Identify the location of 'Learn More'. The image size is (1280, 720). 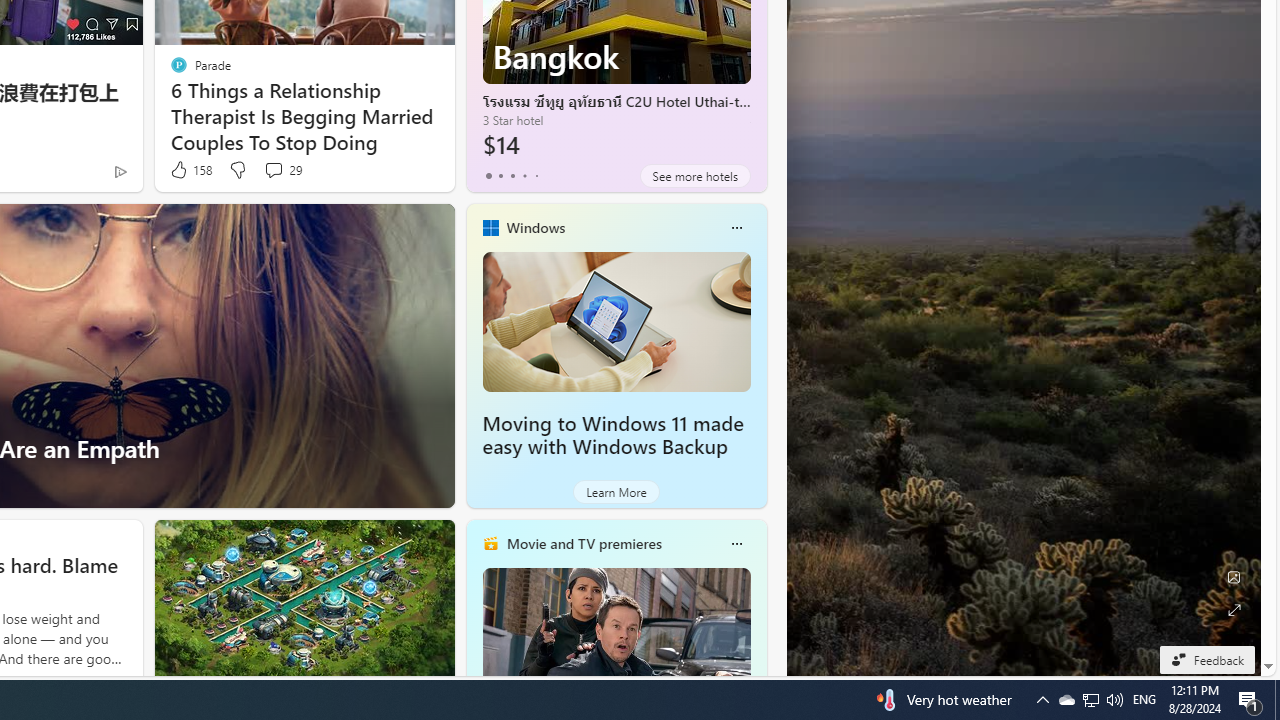
(615, 492).